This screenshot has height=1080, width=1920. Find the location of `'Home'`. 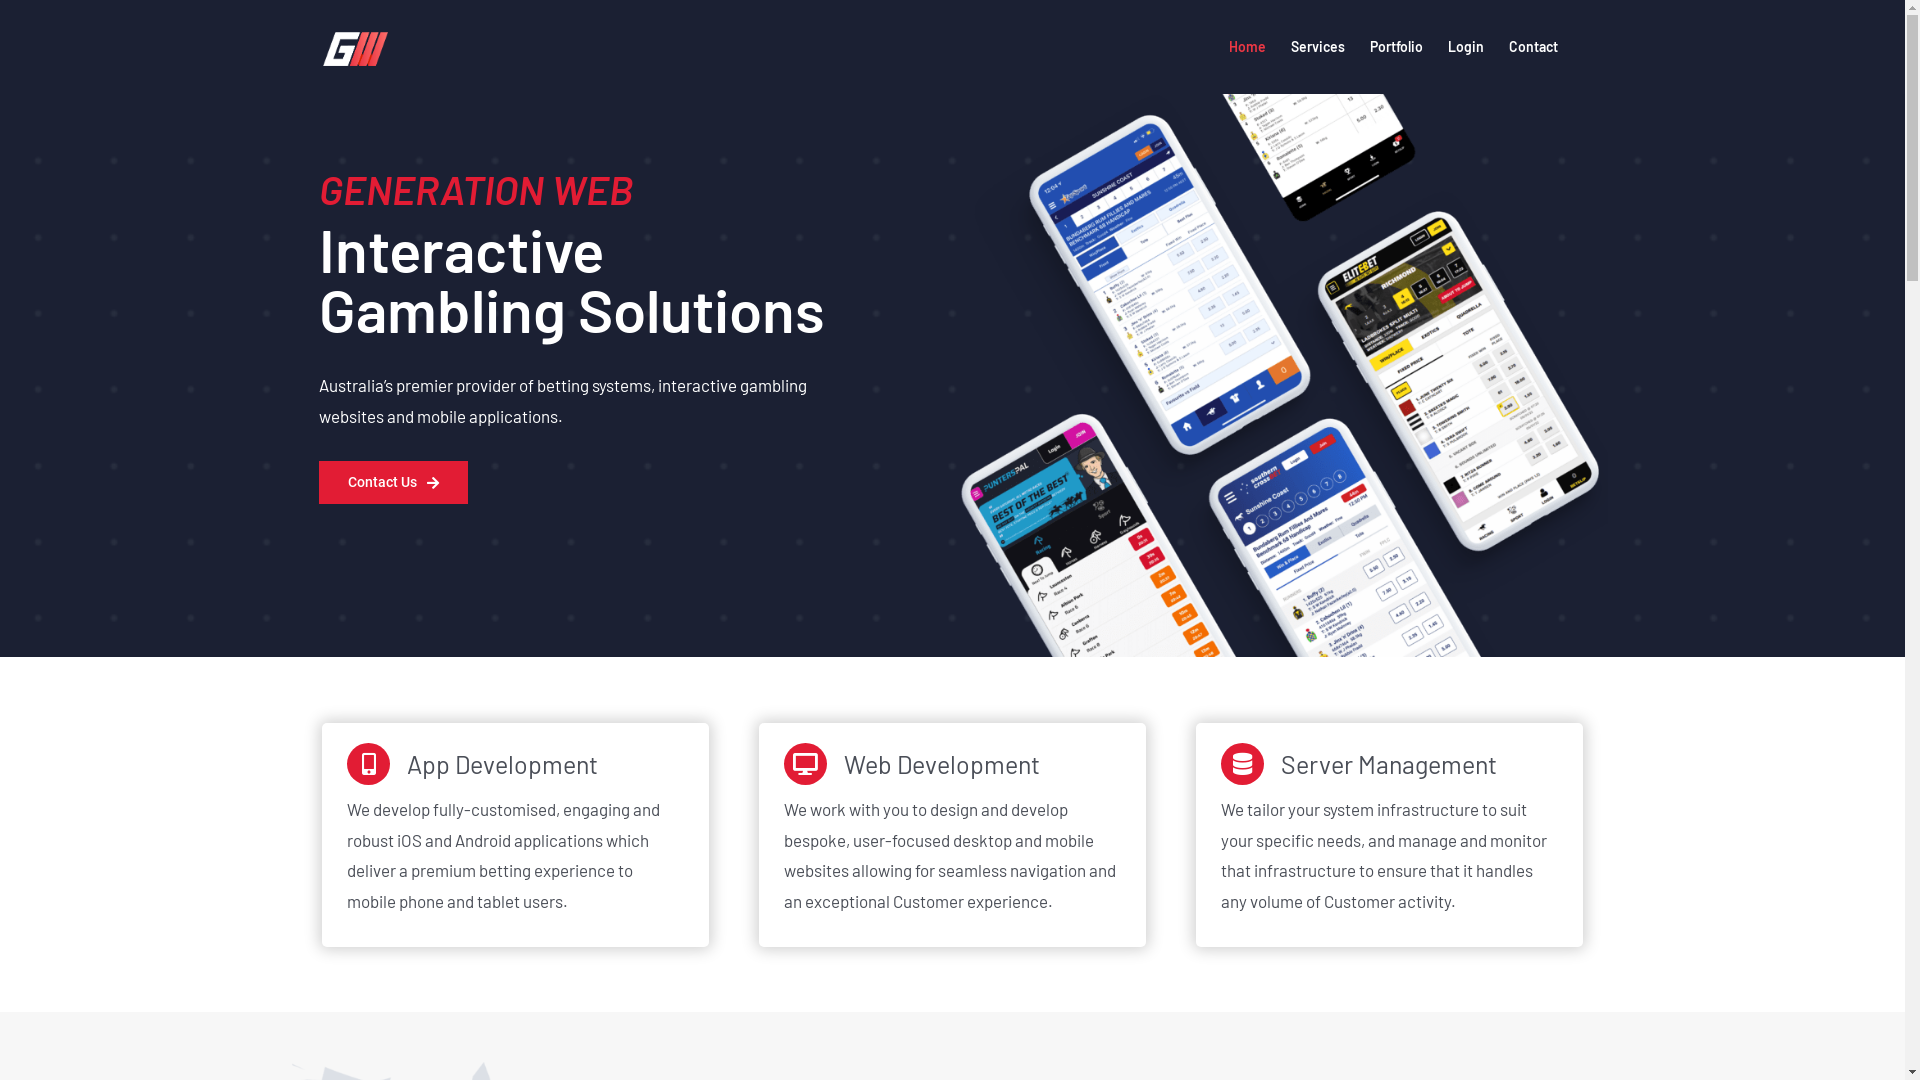

'Home' is located at coordinates (1245, 45).